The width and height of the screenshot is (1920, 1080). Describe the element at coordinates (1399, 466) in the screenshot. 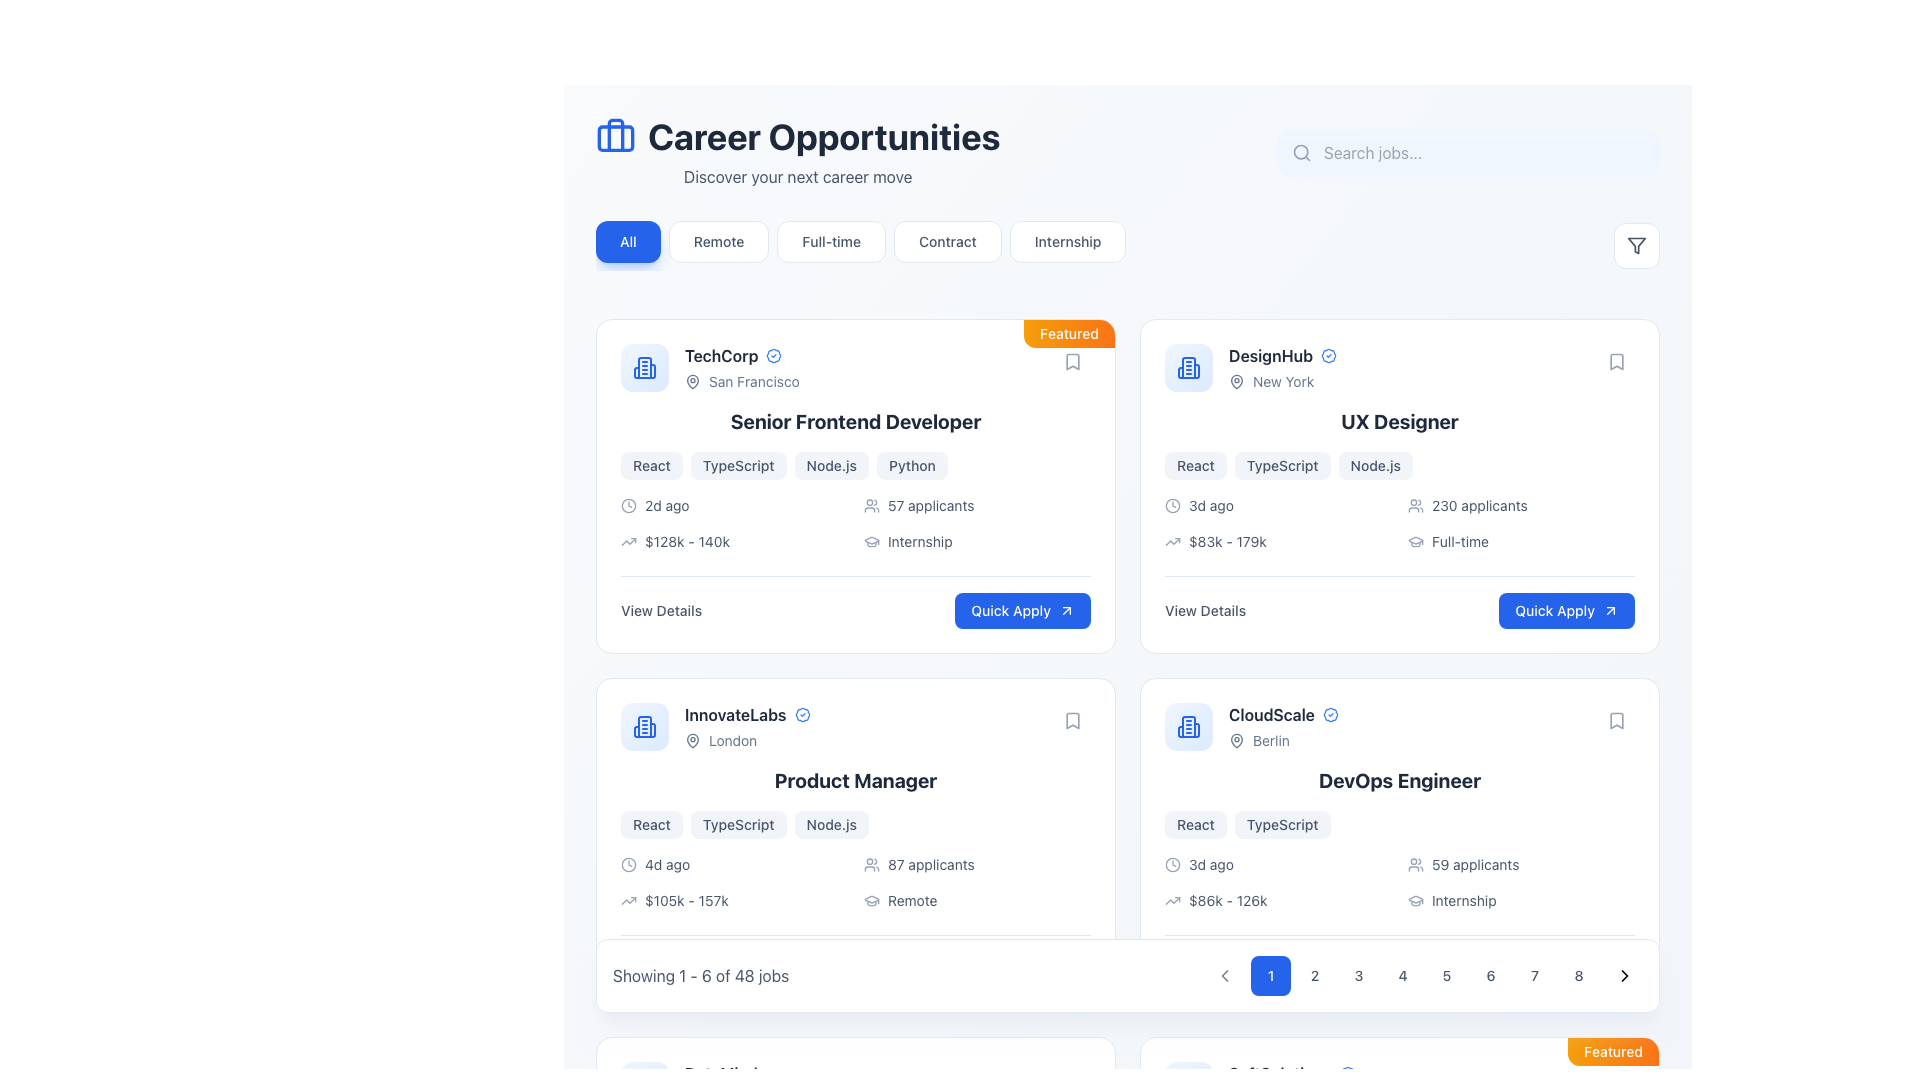

I see `one of the badges in the horizontal list of technology badges ('React', 'TypeScript', 'Node.js') located beneath the job title for the 'UX Designer' position by 'DesignHub'` at that location.